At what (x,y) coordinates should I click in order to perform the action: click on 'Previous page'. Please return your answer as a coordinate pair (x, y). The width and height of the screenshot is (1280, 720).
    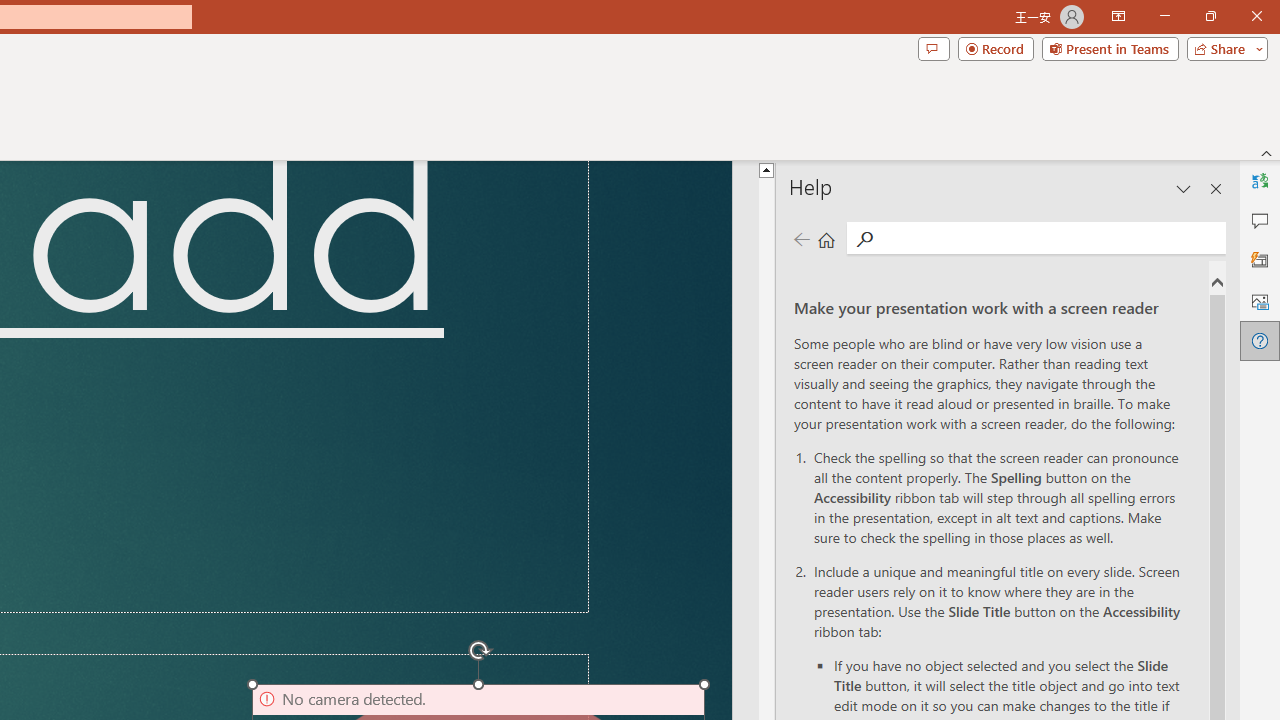
    Looking at the image, I should click on (801, 238).